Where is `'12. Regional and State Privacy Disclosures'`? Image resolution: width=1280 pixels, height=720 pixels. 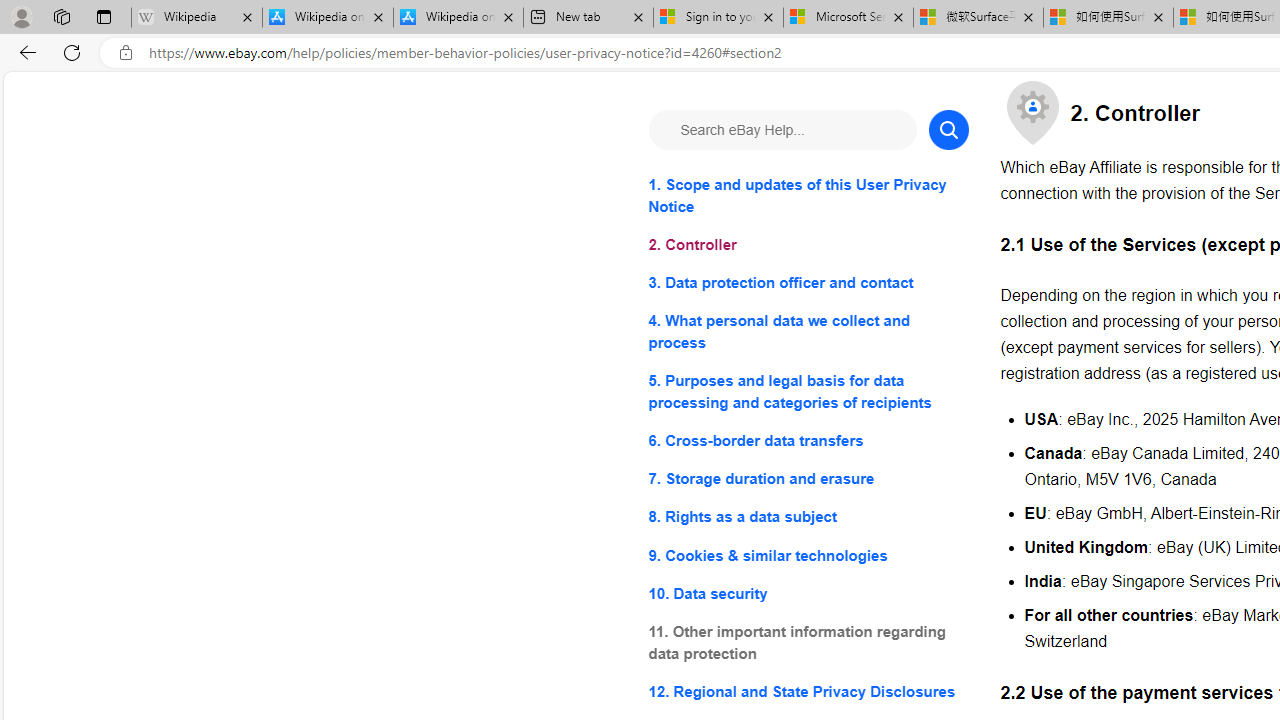 '12. Regional and State Privacy Disclosures' is located at coordinates (808, 690).